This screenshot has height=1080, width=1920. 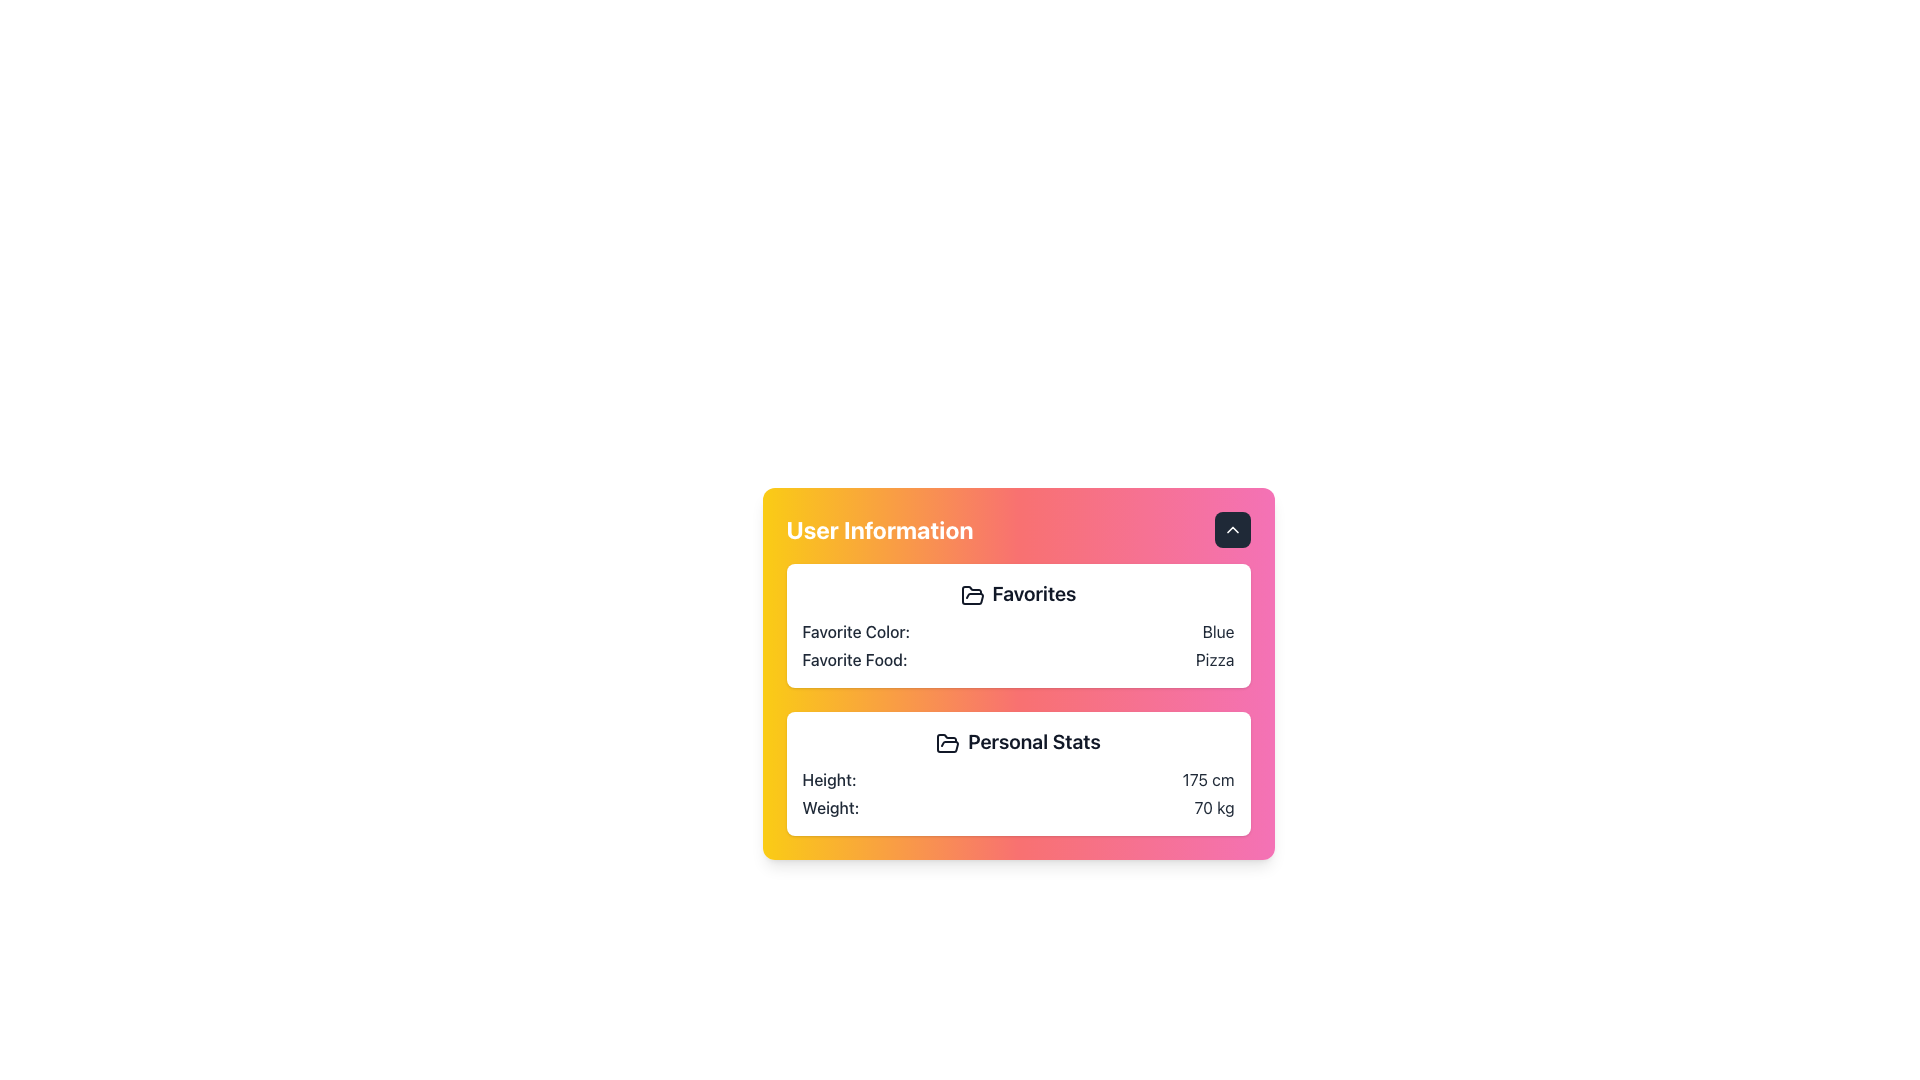 What do you see at coordinates (1018, 632) in the screenshot?
I see `the first row of the 'Favorites' section, which displays the user's favorite color` at bounding box center [1018, 632].